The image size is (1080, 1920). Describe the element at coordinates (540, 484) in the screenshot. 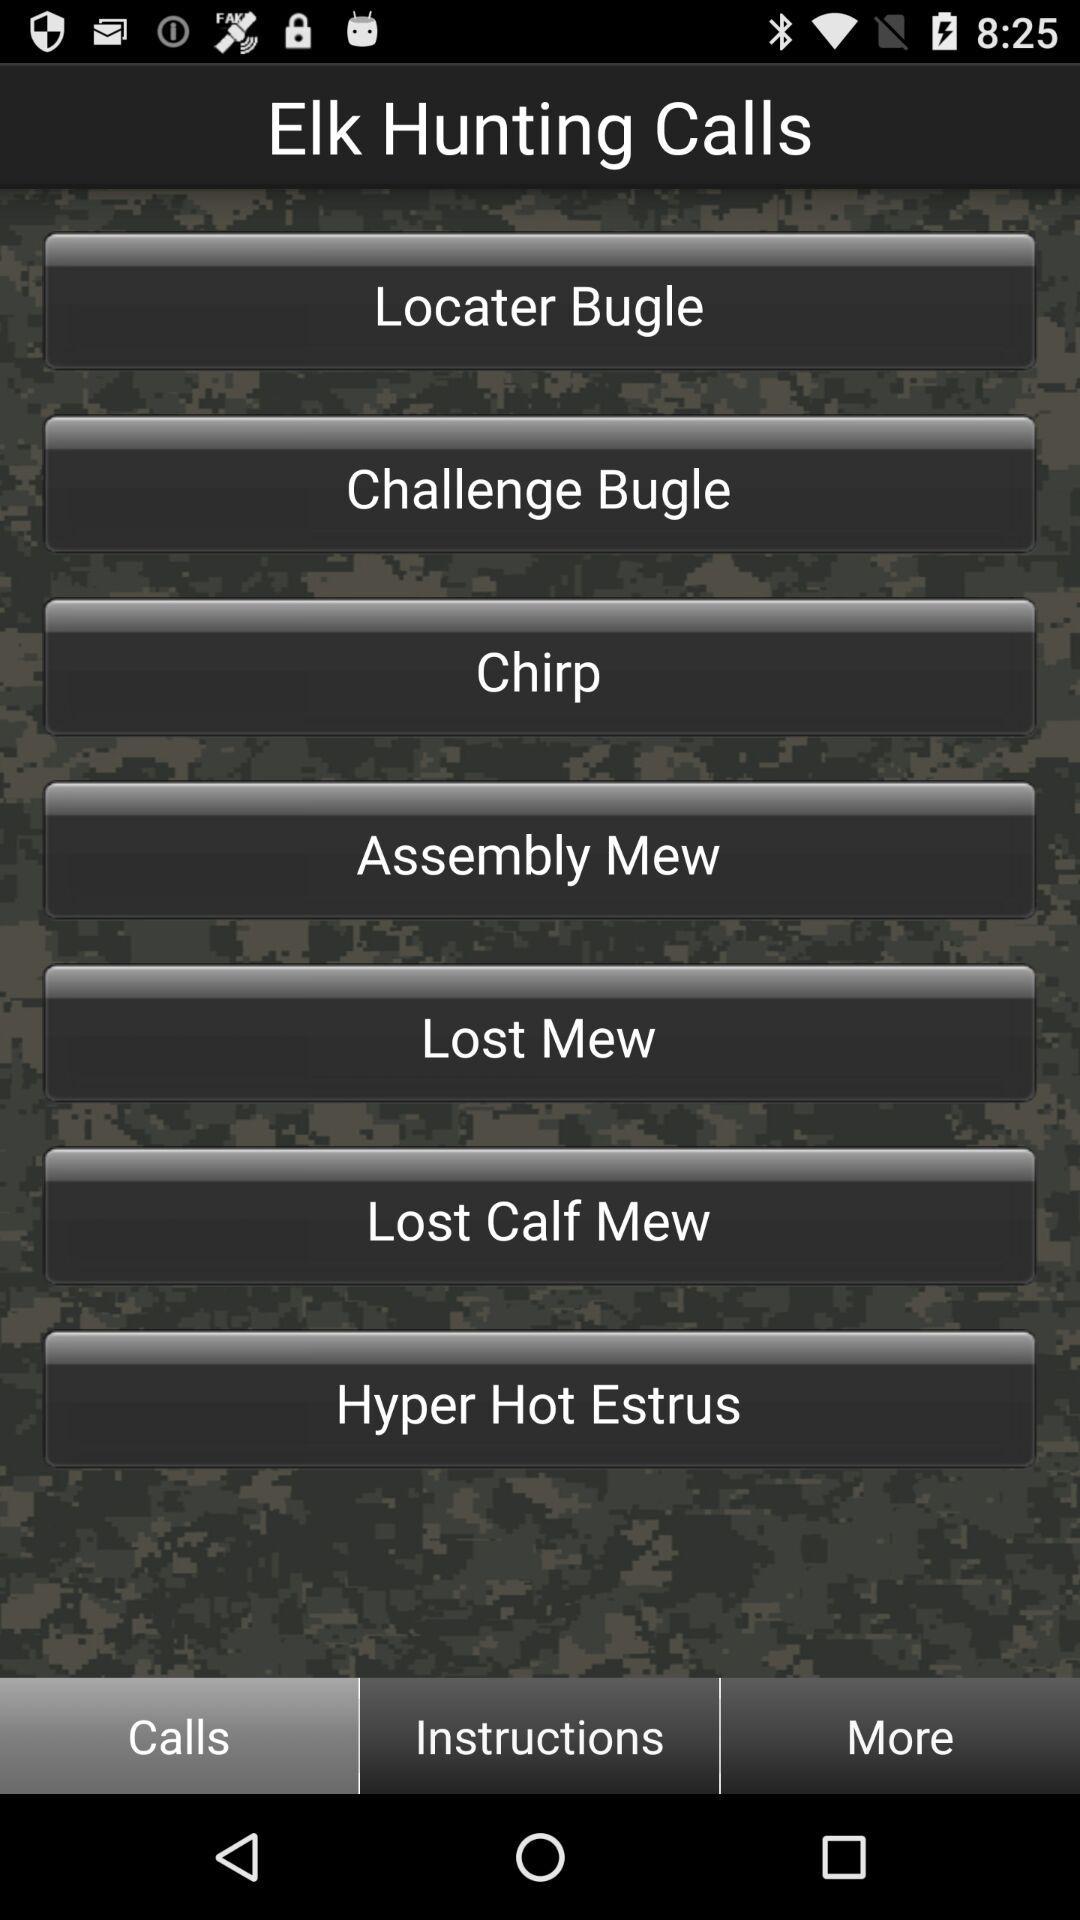

I see `the icon above chirp item` at that location.